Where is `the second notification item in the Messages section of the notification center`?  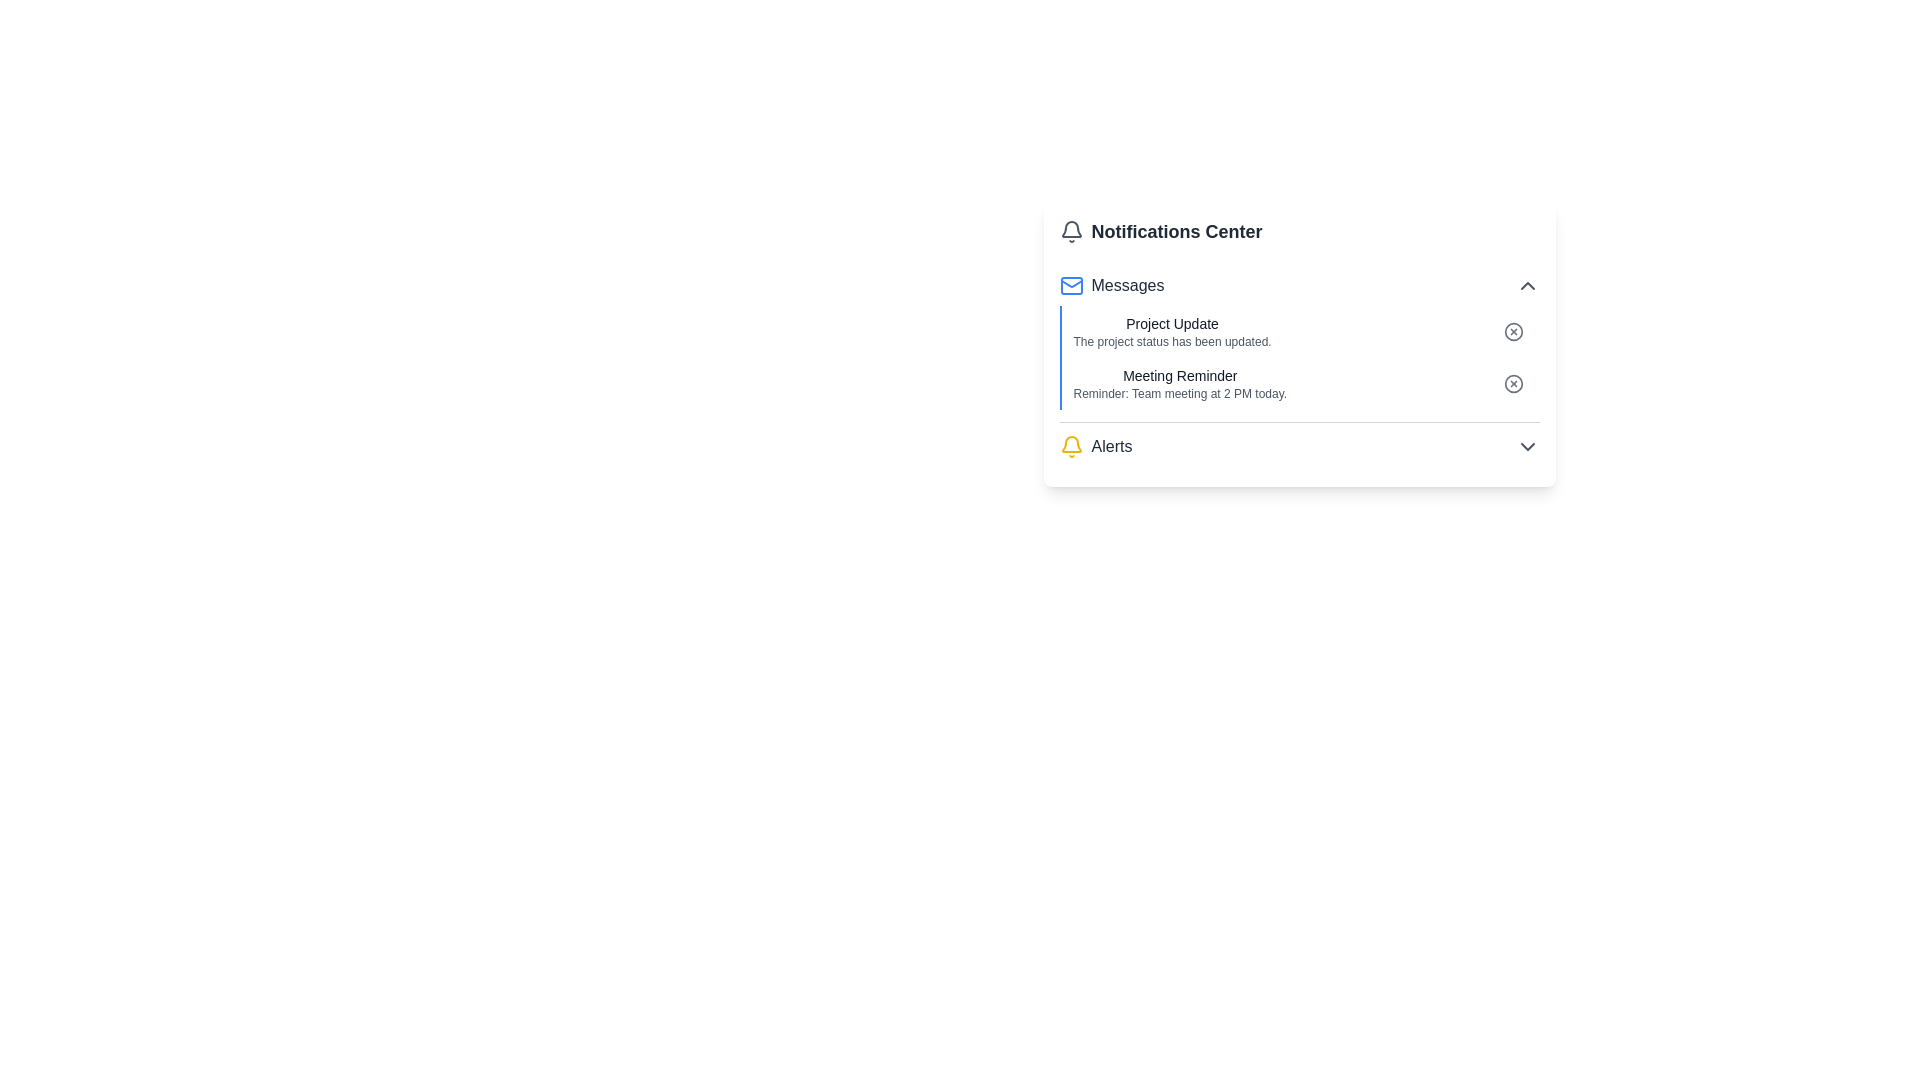
the second notification item in the Messages section of the notification center is located at coordinates (1299, 384).